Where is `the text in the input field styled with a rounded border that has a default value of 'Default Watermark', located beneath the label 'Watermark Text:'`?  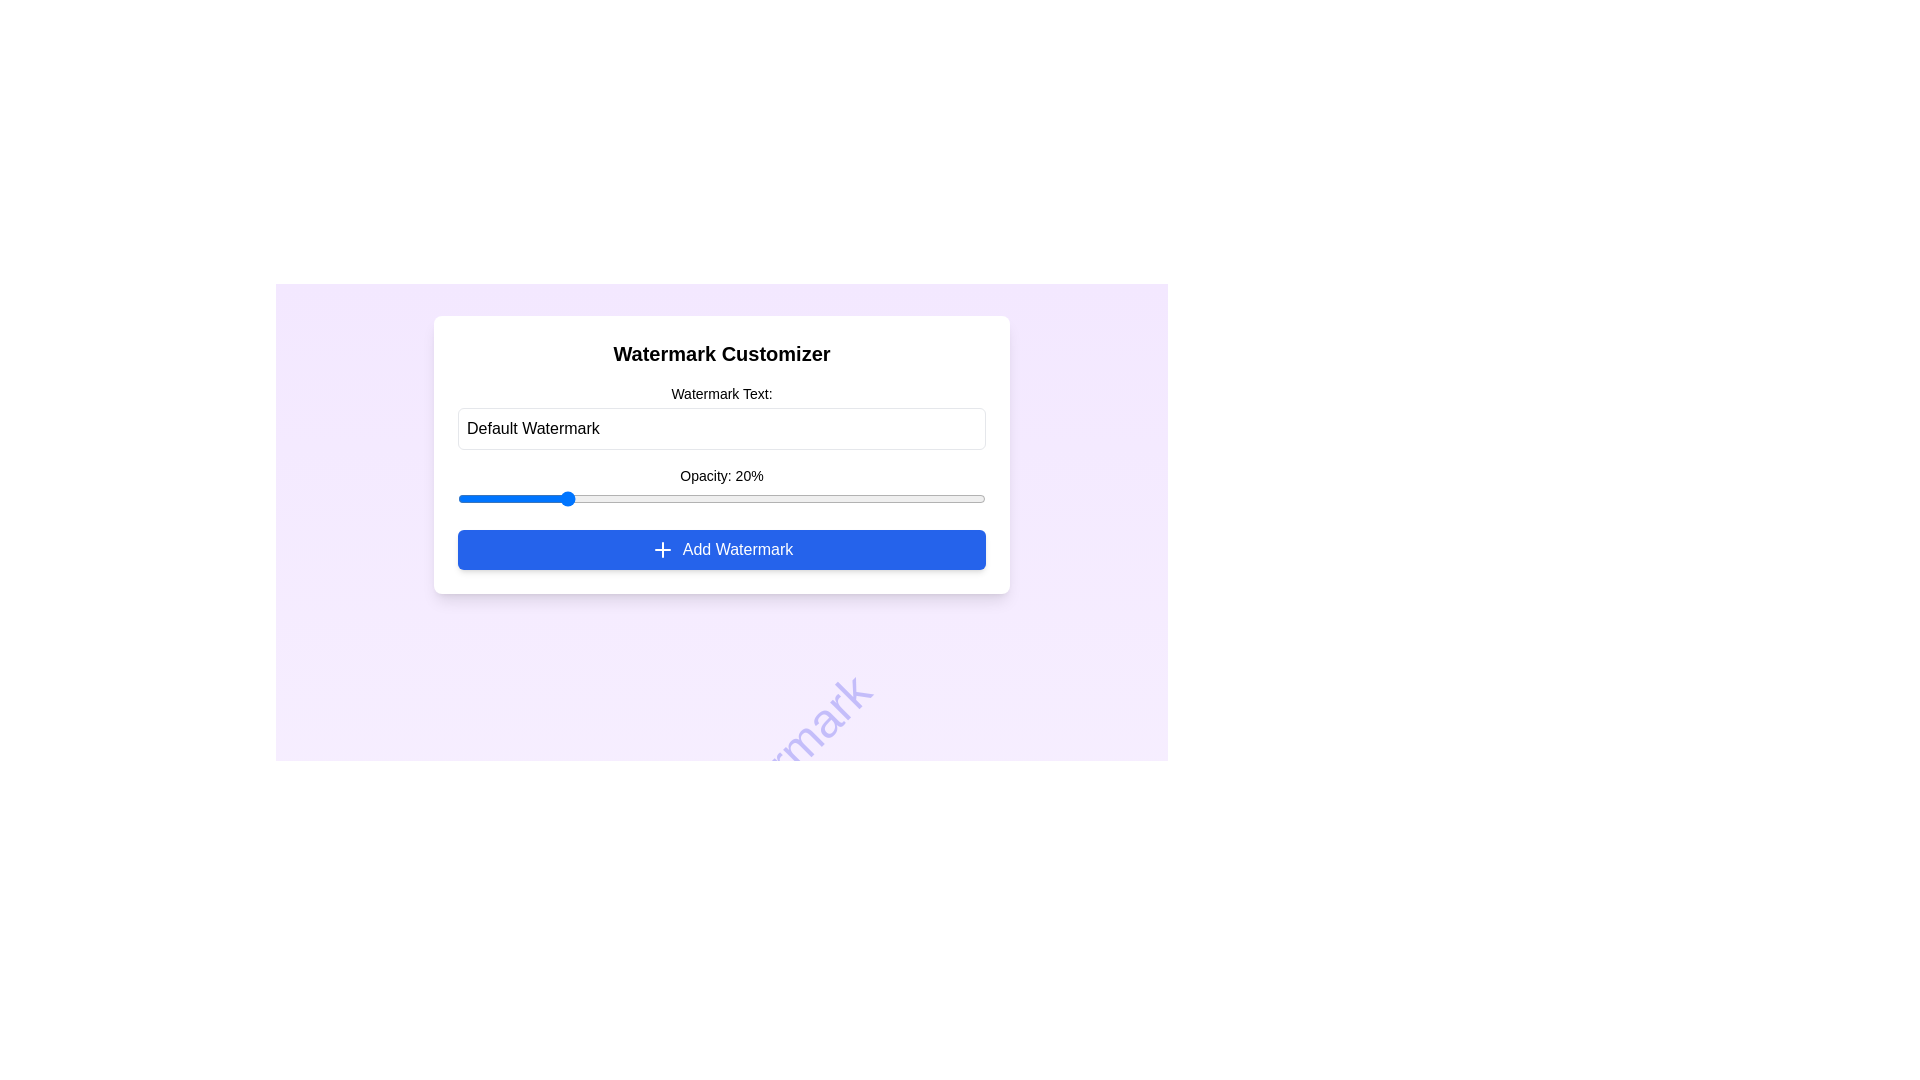
the text in the input field styled with a rounded border that has a default value of 'Default Watermark', located beneath the label 'Watermark Text:' is located at coordinates (720, 427).